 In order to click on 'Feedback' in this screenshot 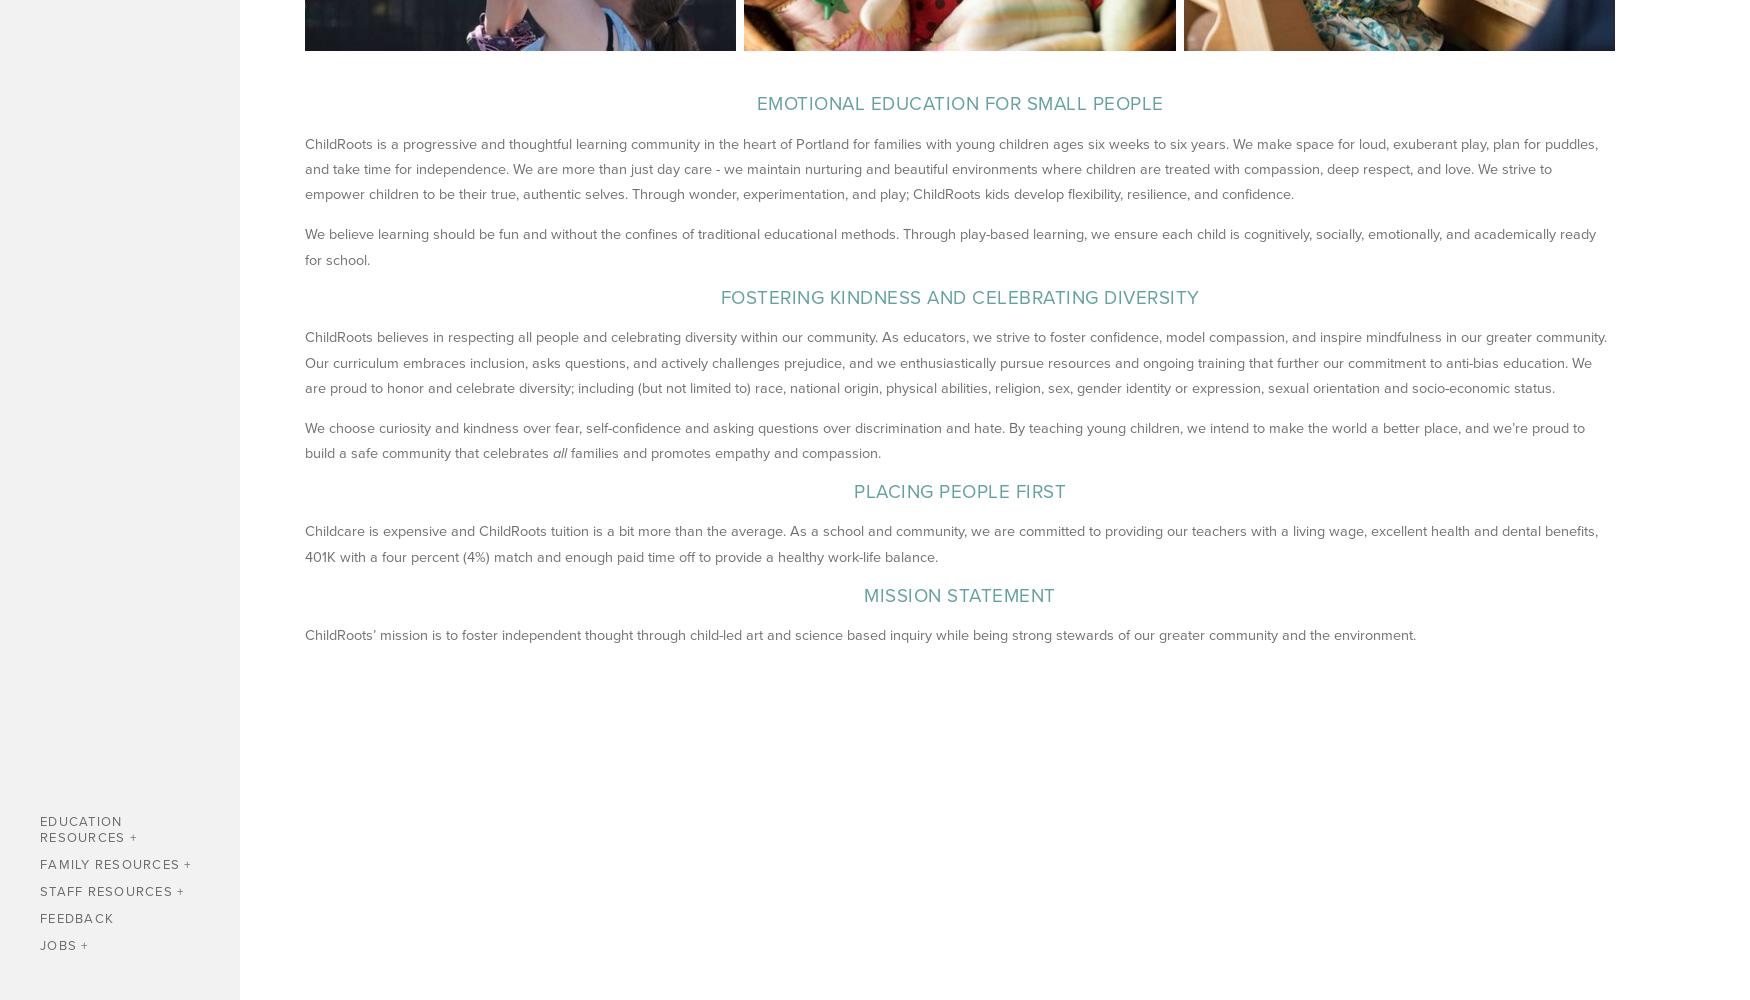, I will do `click(39, 918)`.